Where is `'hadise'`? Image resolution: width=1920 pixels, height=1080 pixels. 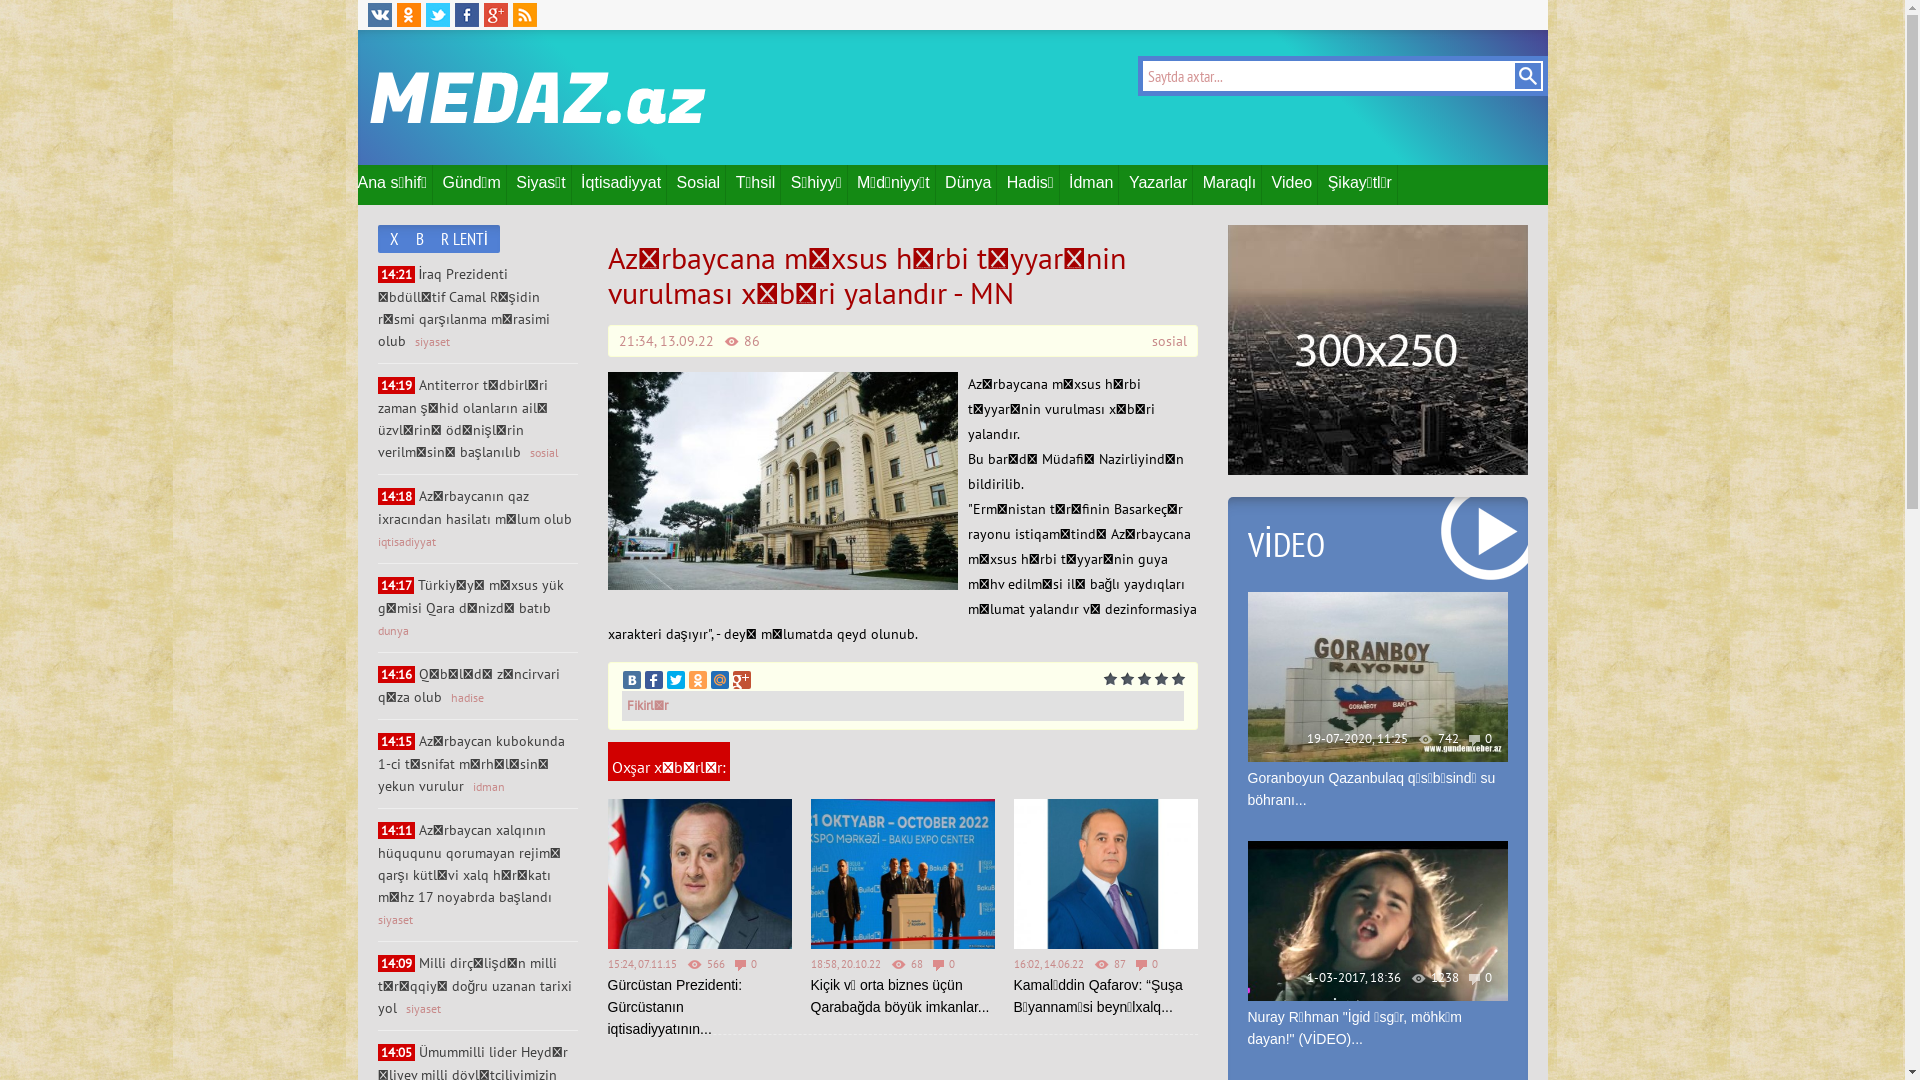
'hadise' is located at coordinates (449, 696).